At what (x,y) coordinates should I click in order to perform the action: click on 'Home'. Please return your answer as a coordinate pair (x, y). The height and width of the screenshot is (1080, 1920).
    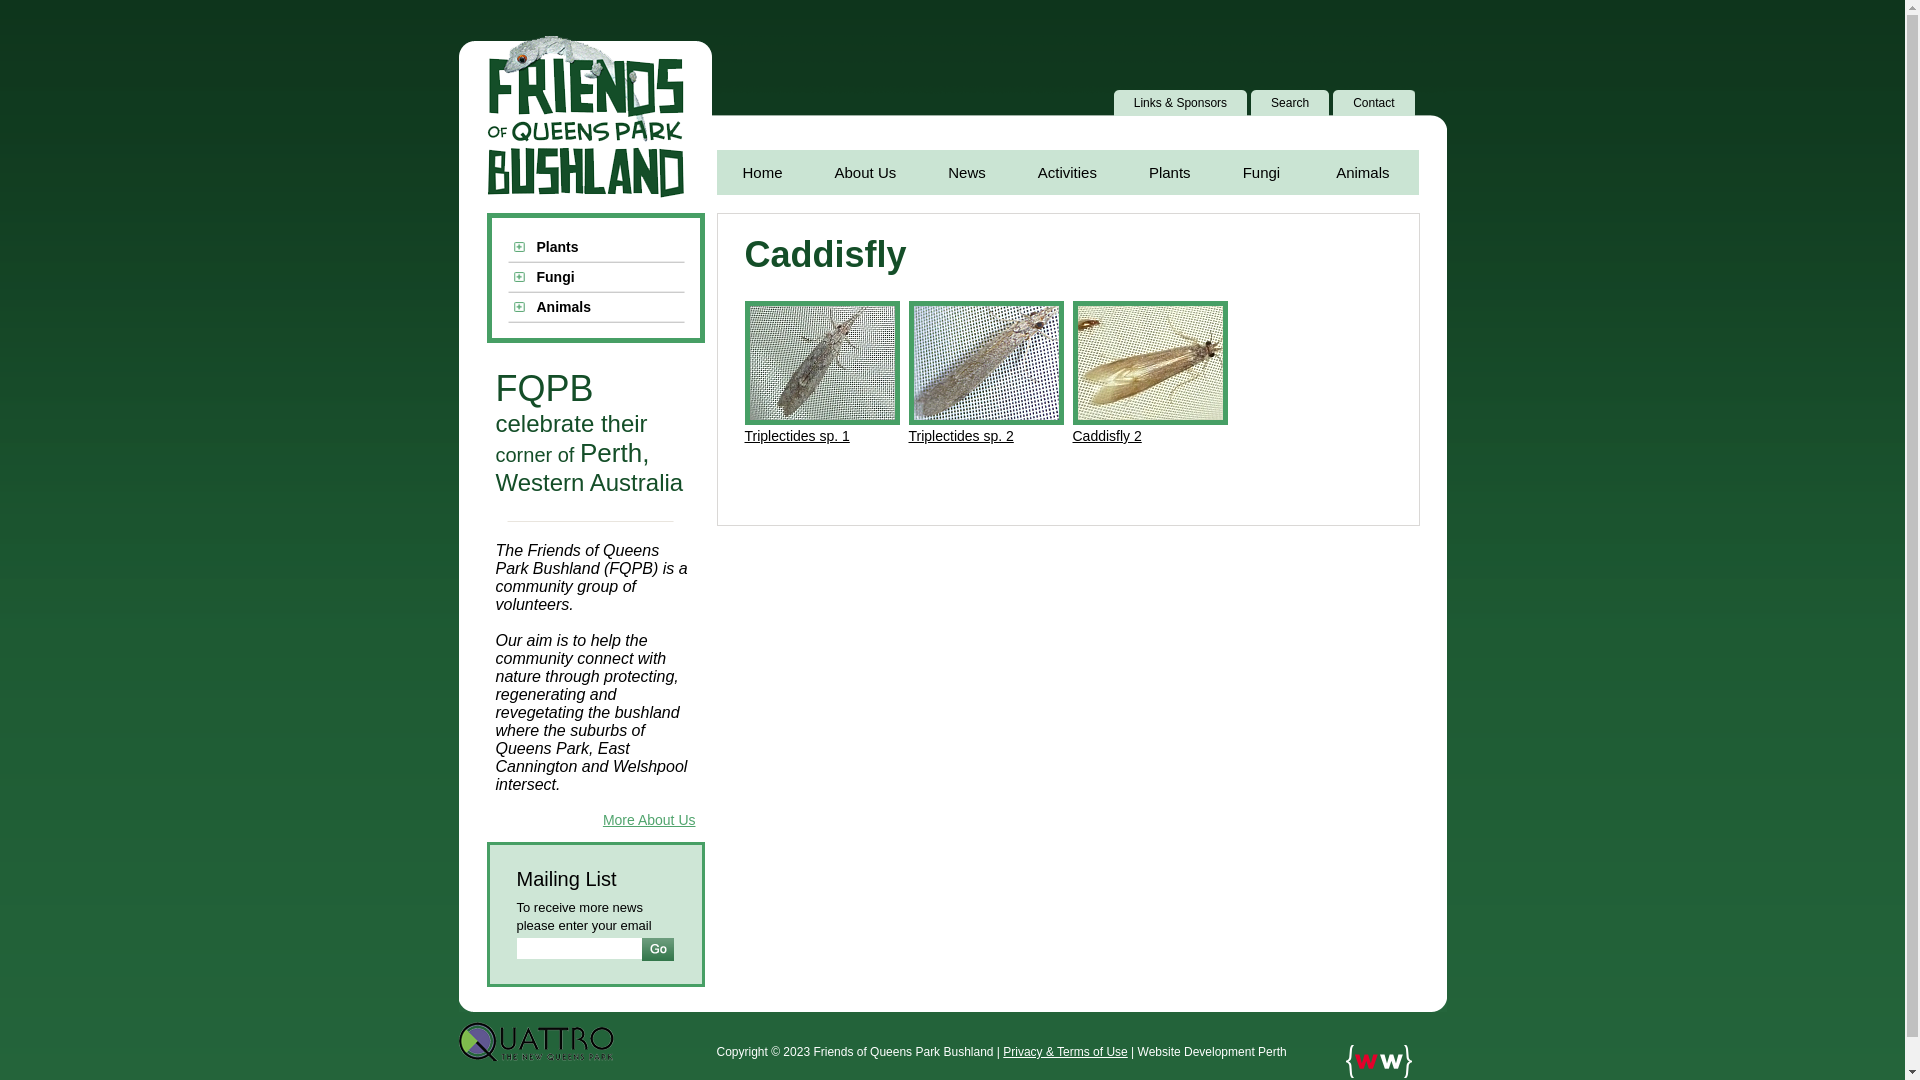
    Looking at the image, I should click on (761, 171).